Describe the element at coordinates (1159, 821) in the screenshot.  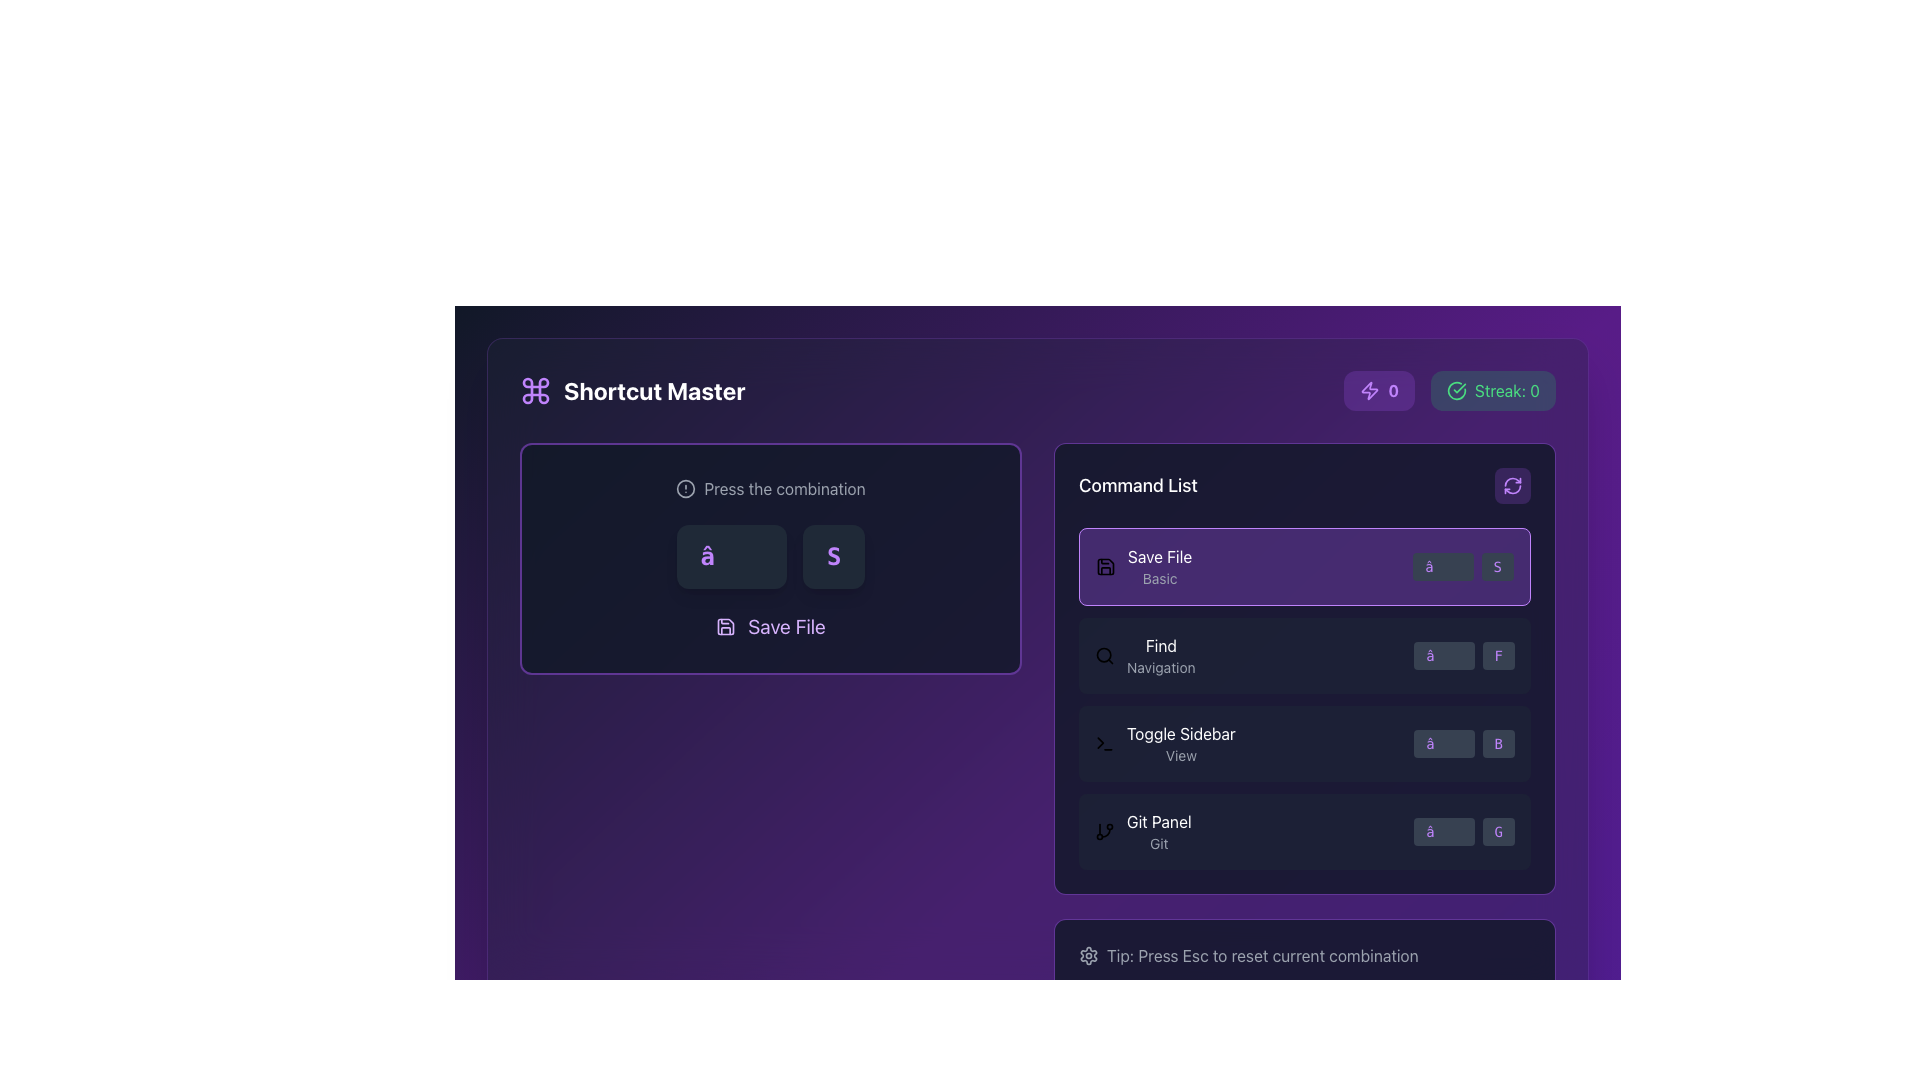
I see `the 'Git Panel' text label, which is a bold white font on a dark background located in the 'Command List' section` at that location.